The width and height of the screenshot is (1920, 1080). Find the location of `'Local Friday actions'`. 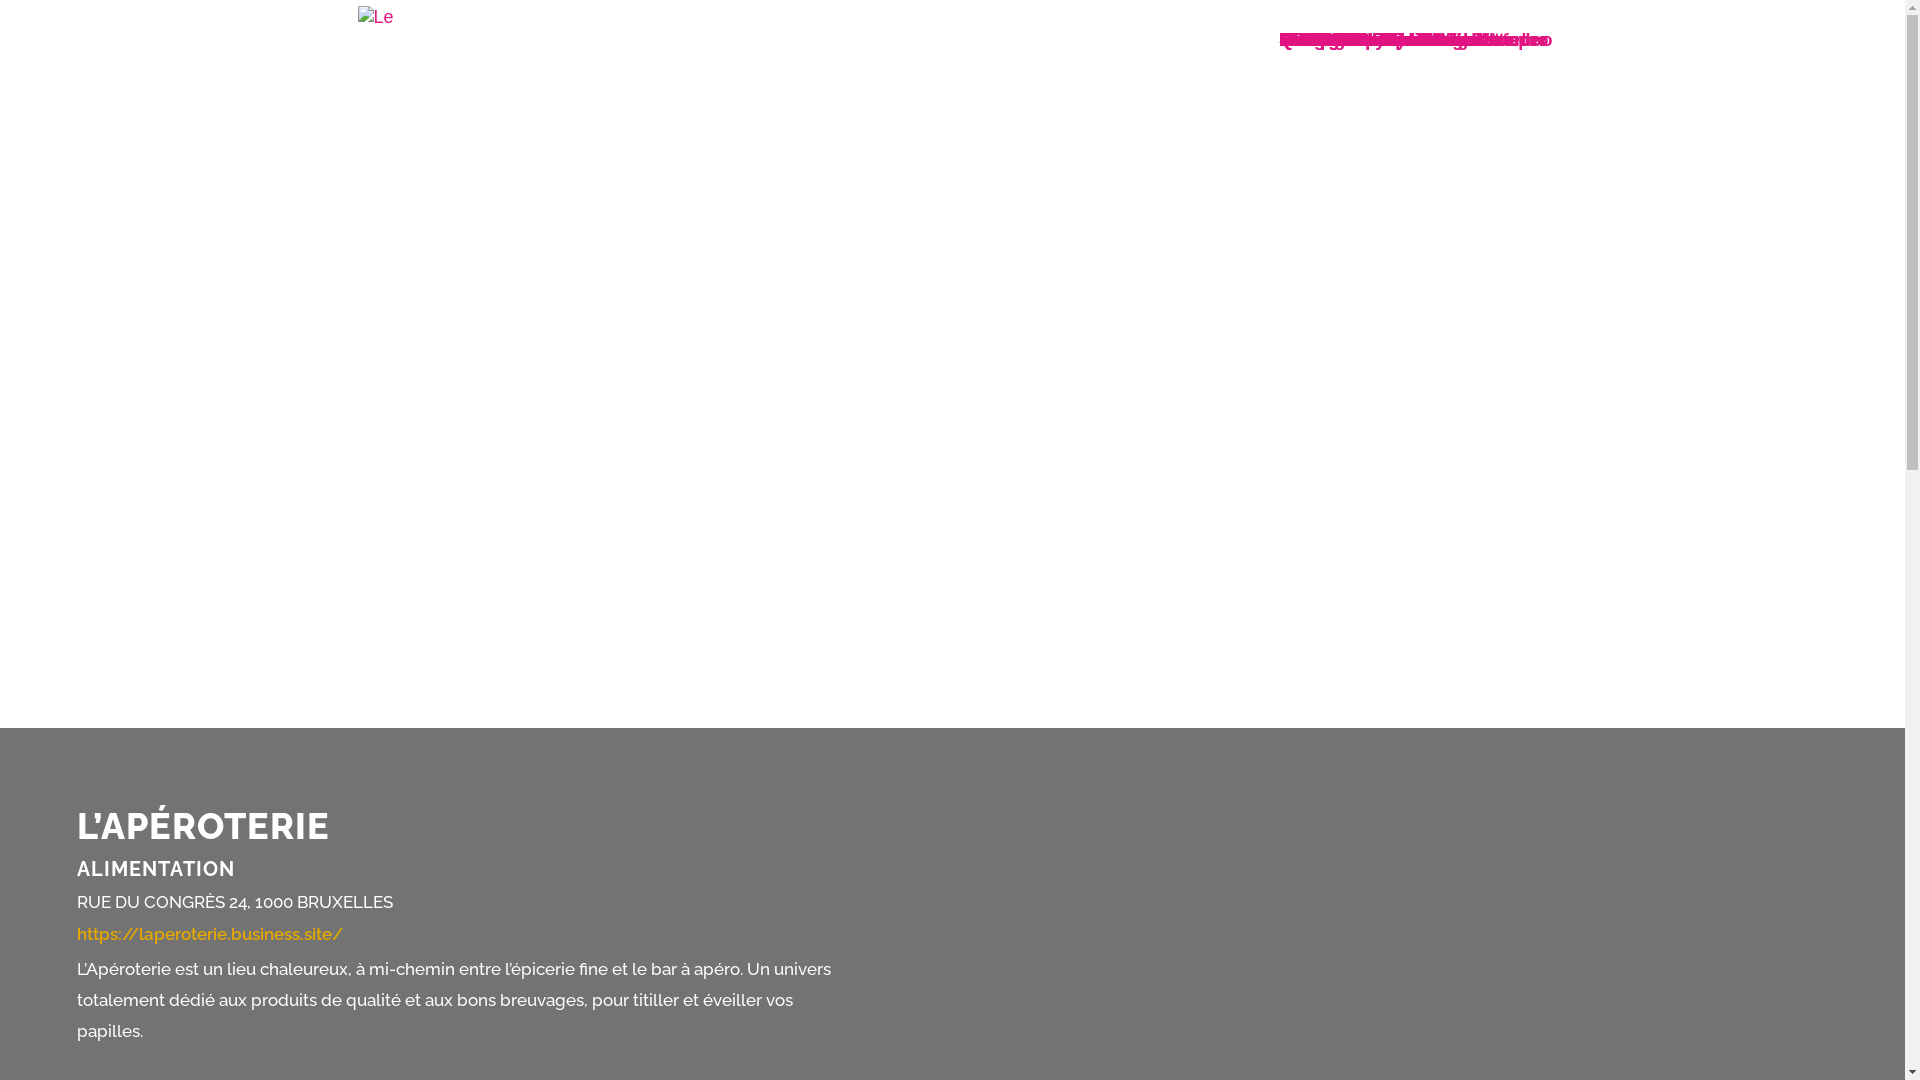

'Local Friday actions' is located at coordinates (1277, 39).